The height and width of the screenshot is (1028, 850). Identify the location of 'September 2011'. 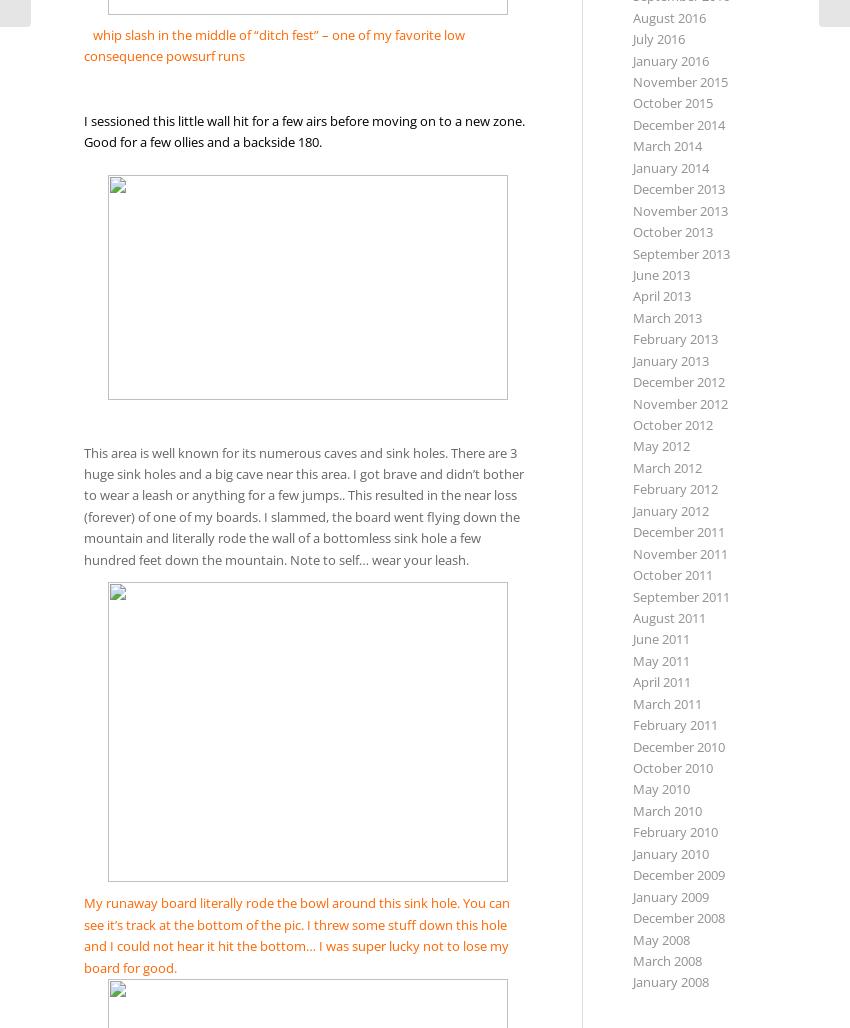
(680, 595).